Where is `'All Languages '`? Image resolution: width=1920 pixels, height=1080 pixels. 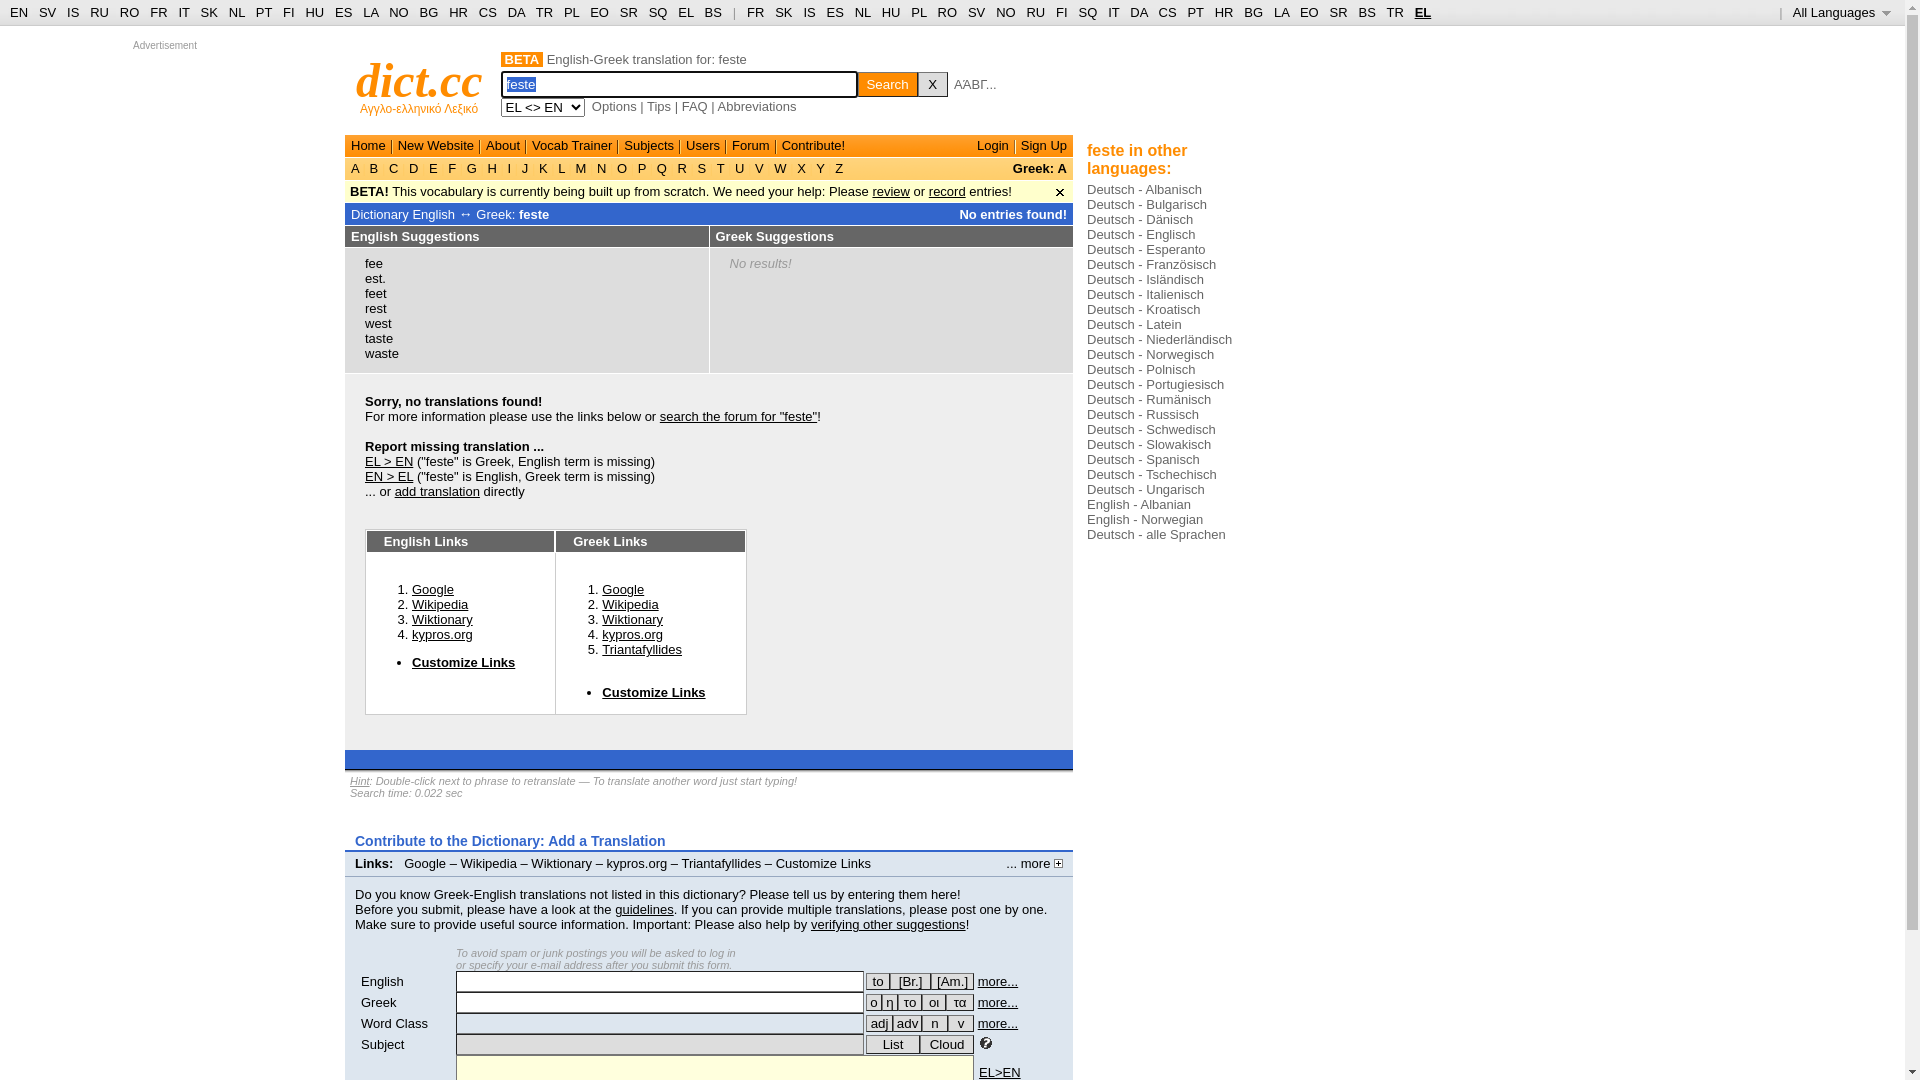
'All Languages ' is located at coordinates (1841, 12).